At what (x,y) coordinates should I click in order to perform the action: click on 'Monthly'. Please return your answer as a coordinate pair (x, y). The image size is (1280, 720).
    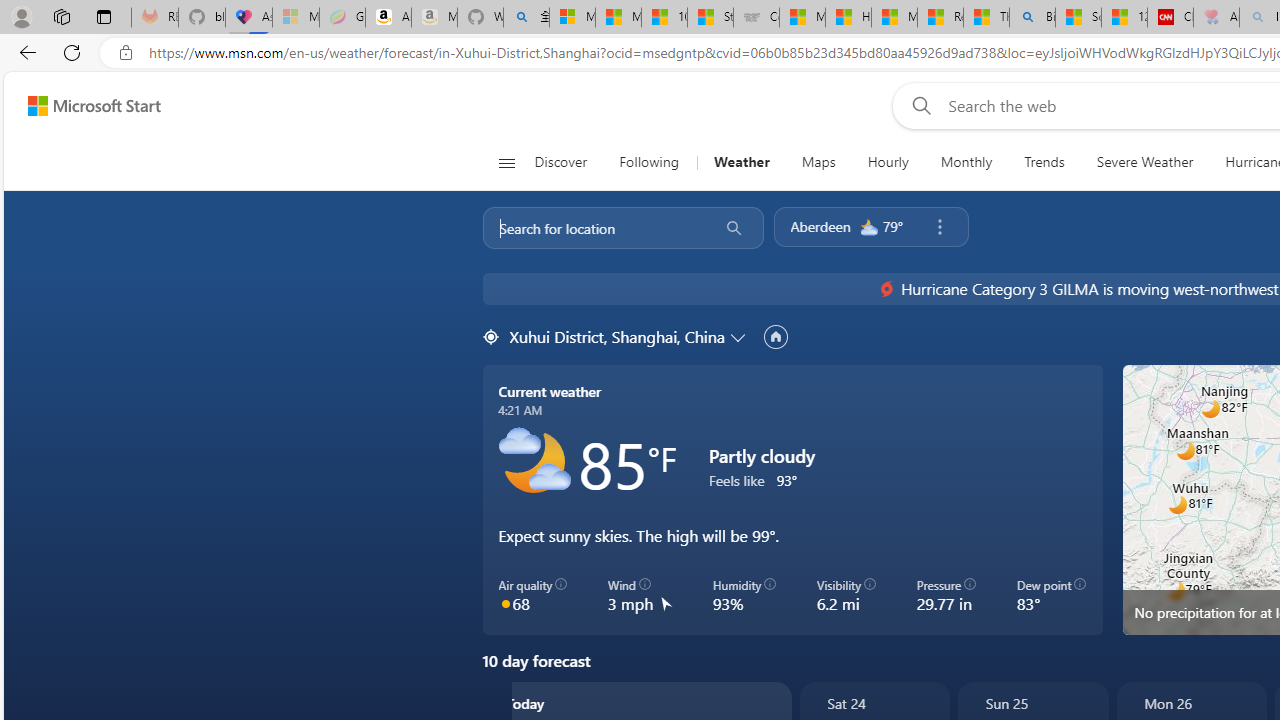
    Looking at the image, I should click on (966, 162).